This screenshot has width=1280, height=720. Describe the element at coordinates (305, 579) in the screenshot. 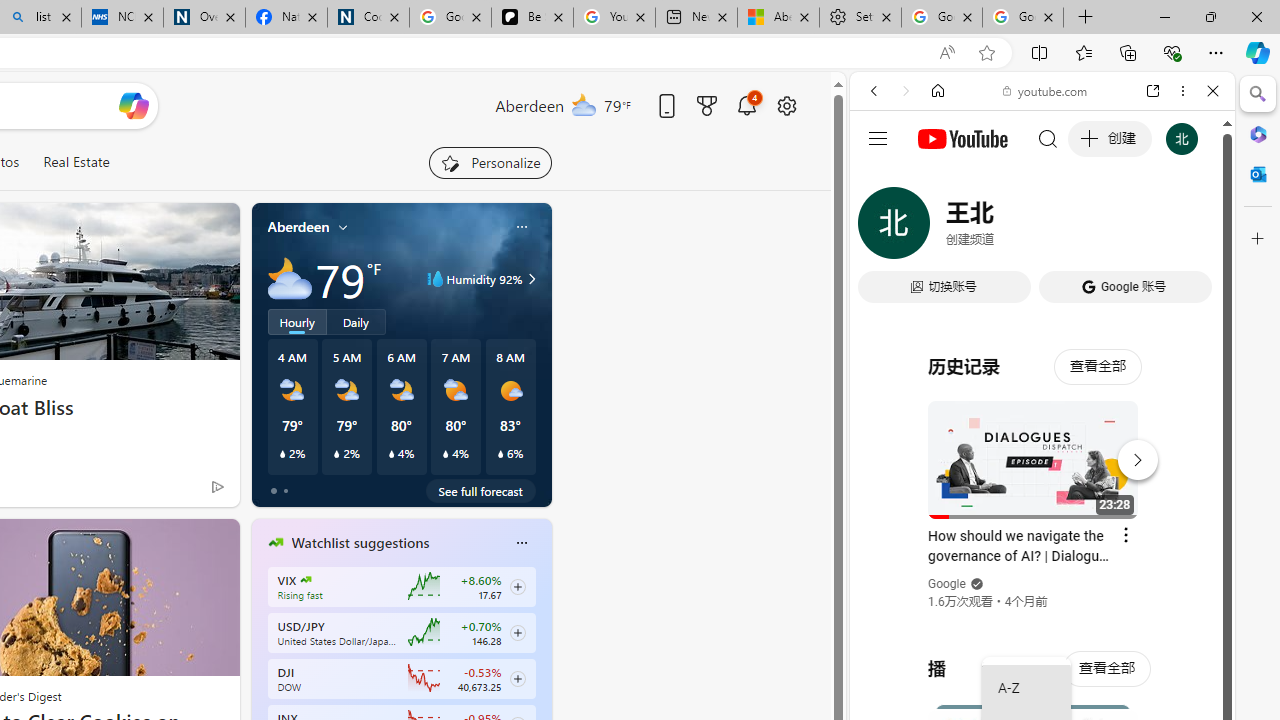

I see `'CBOE Market Volatility Index'` at that location.